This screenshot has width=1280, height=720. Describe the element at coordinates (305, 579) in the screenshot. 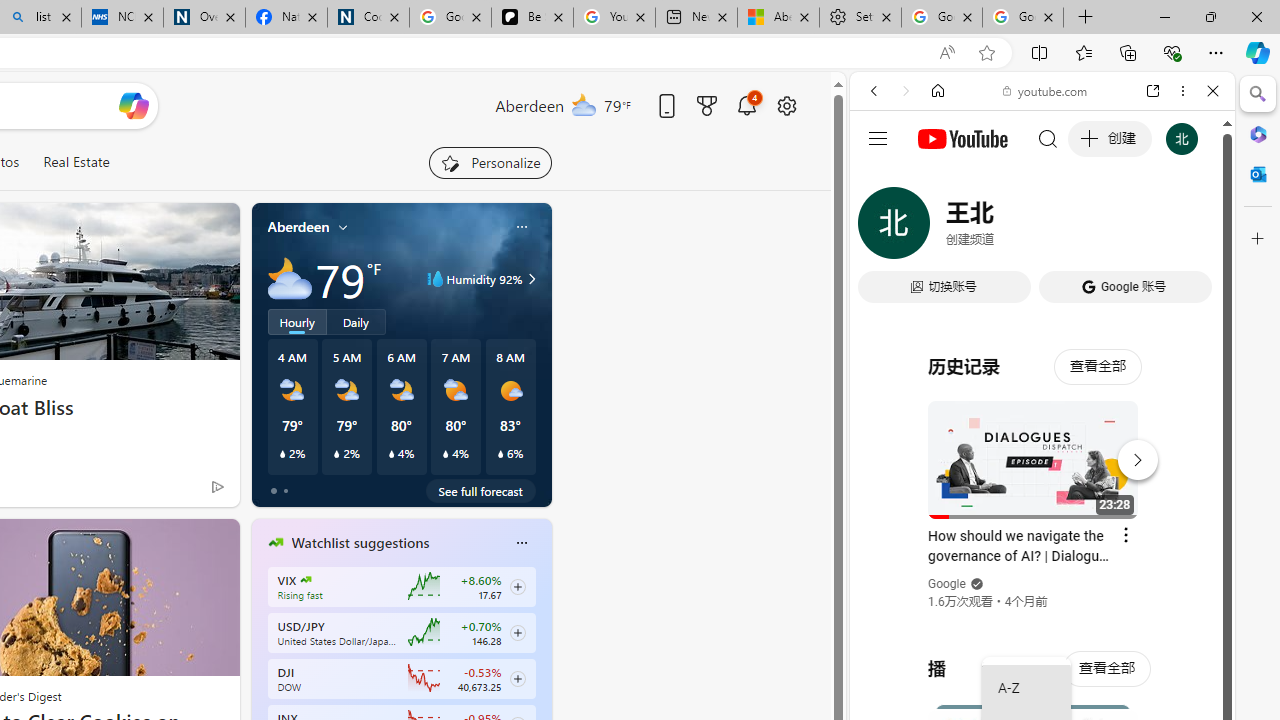

I see `'CBOE Market Volatility Index'` at that location.